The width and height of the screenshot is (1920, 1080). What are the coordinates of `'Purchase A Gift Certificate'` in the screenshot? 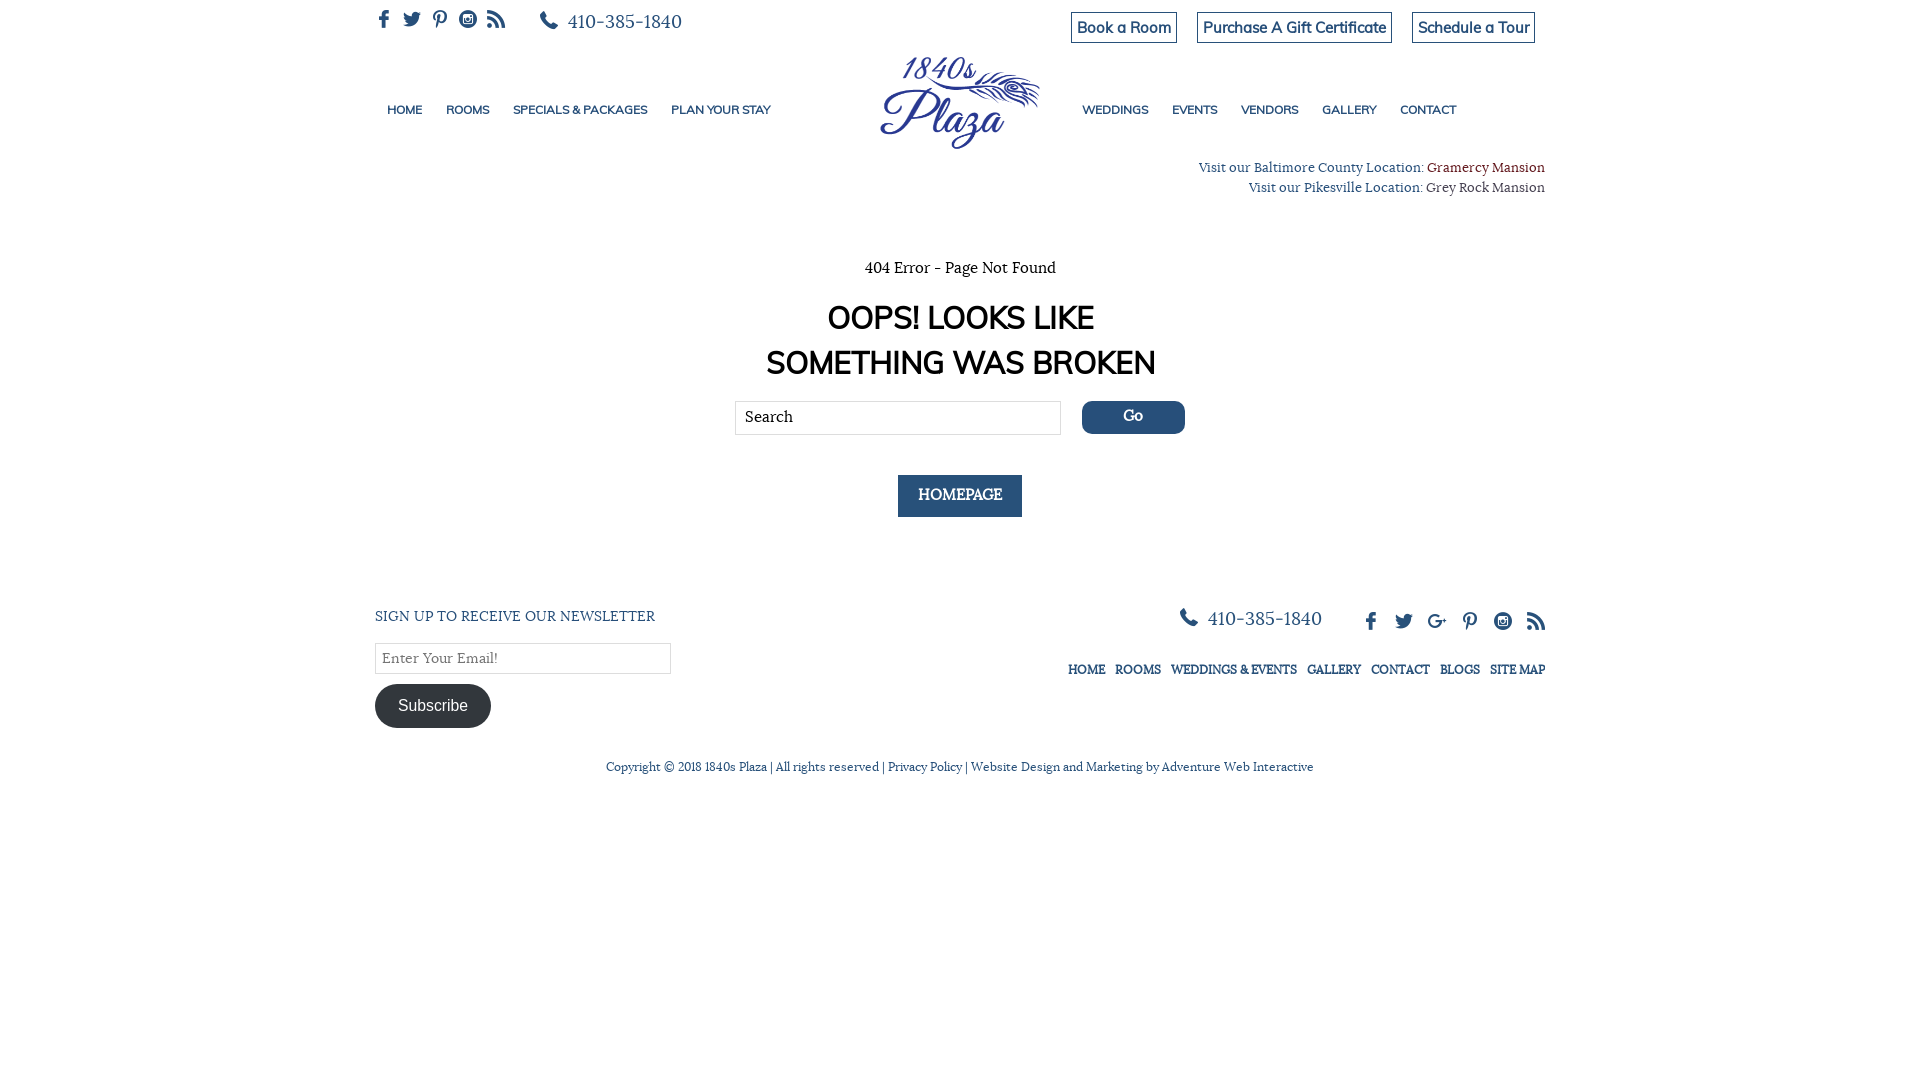 It's located at (1294, 27).